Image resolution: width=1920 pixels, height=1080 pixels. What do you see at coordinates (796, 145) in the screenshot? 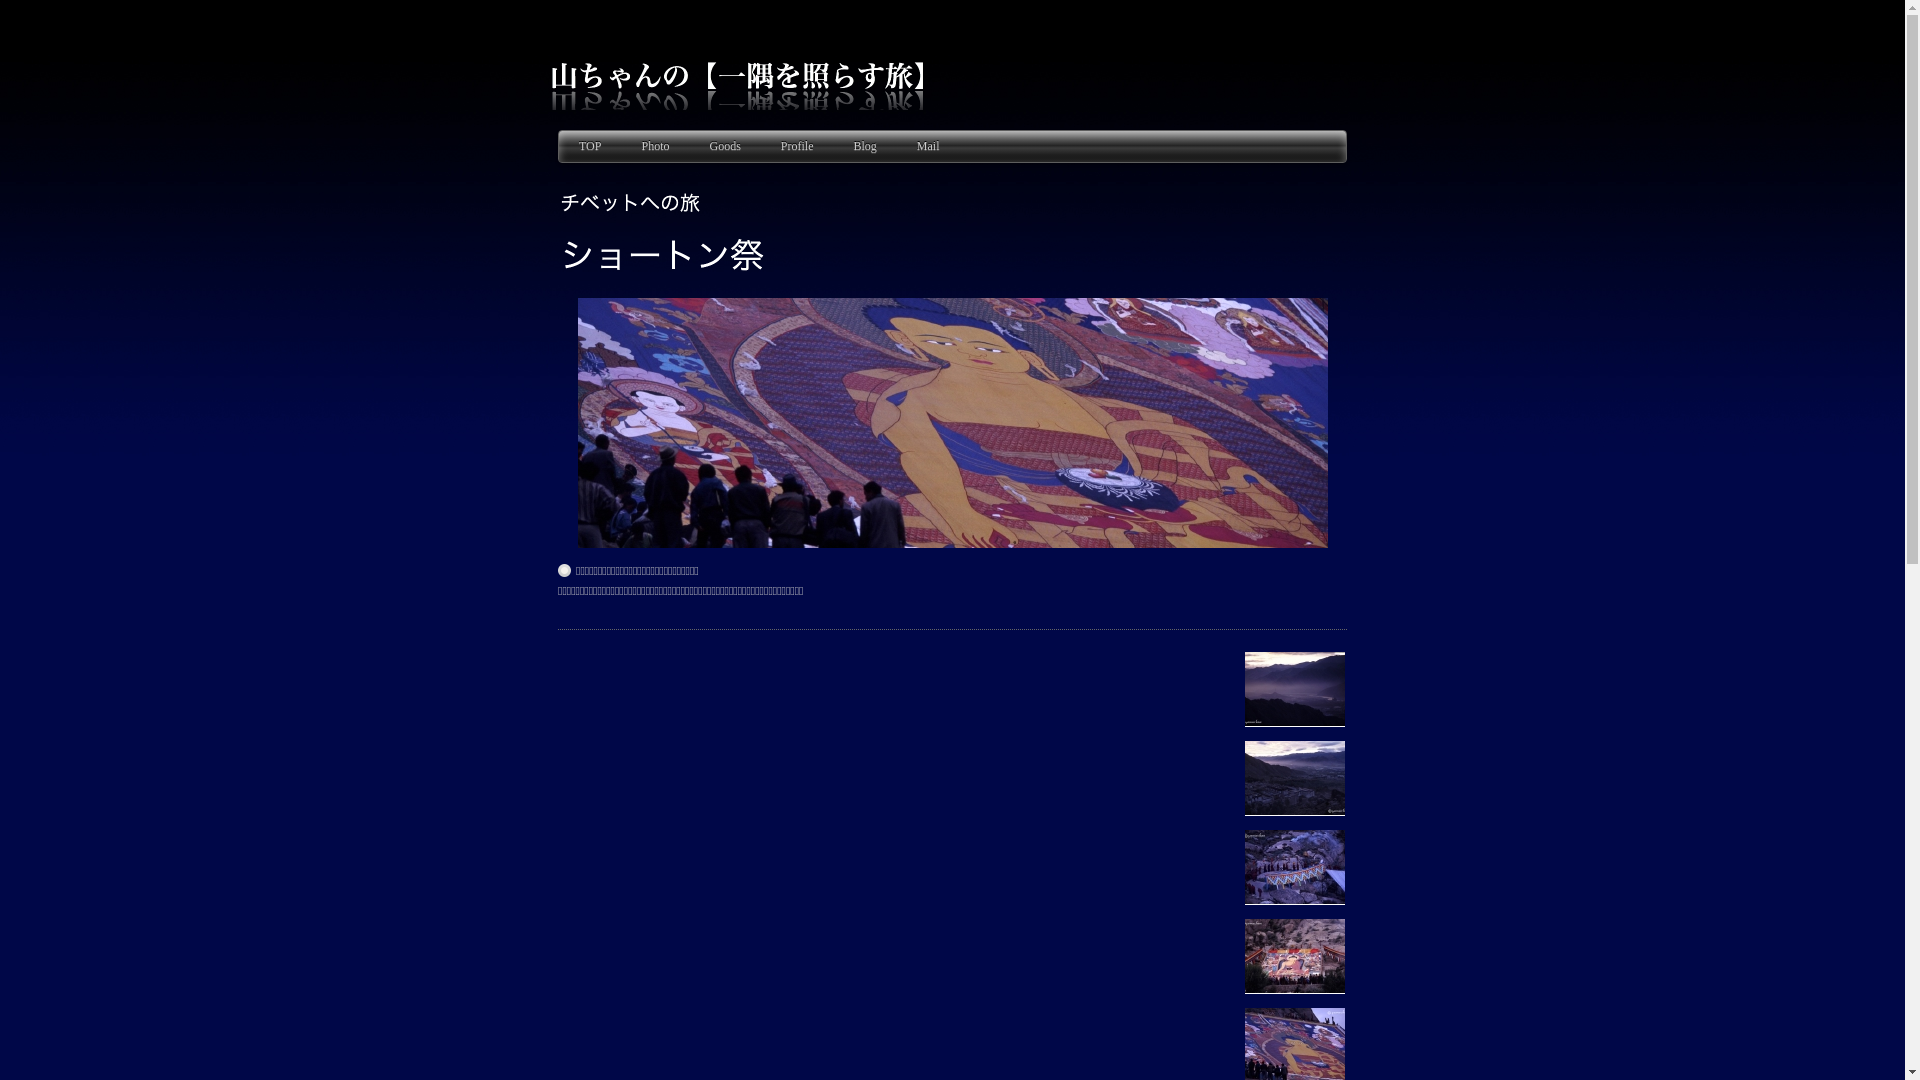
I see `'Profile'` at bounding box center [796, 145].